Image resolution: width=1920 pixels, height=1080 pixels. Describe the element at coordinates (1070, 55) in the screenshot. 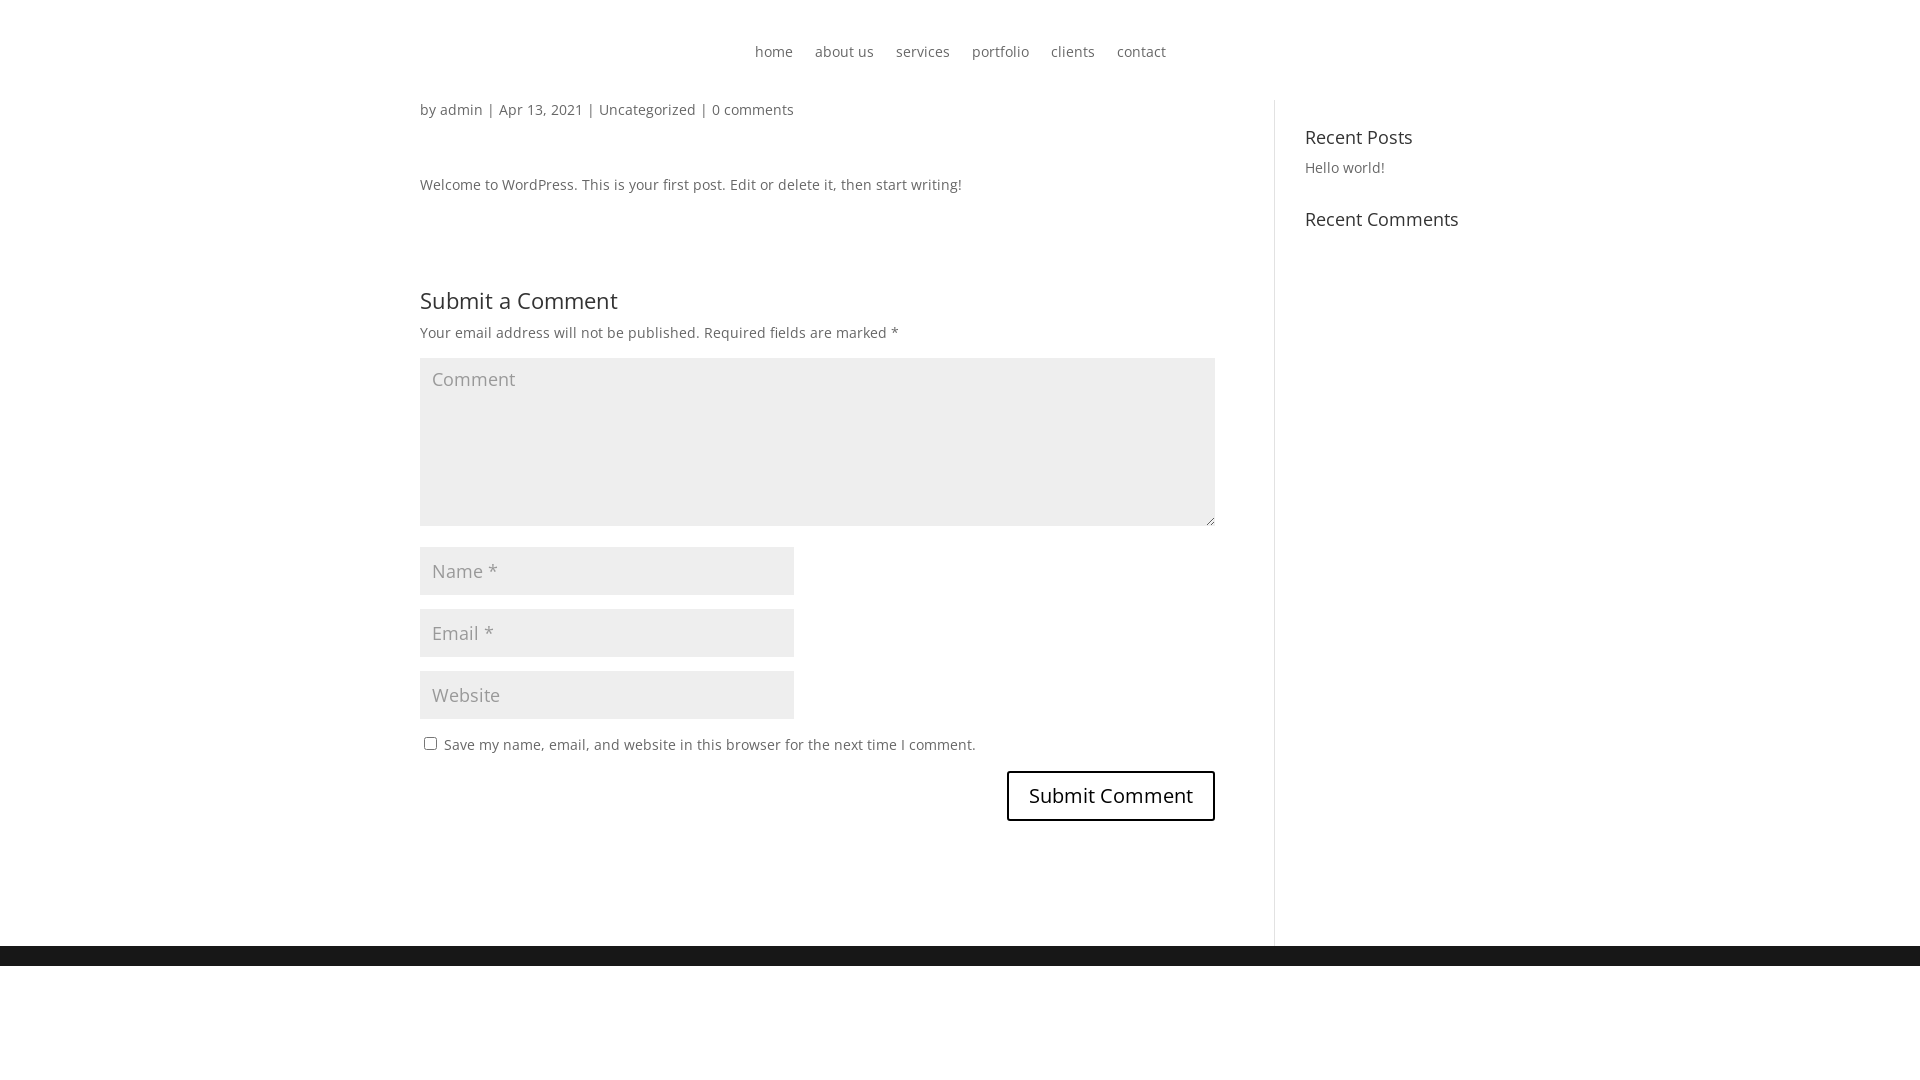

I see `'clients'` at that location.